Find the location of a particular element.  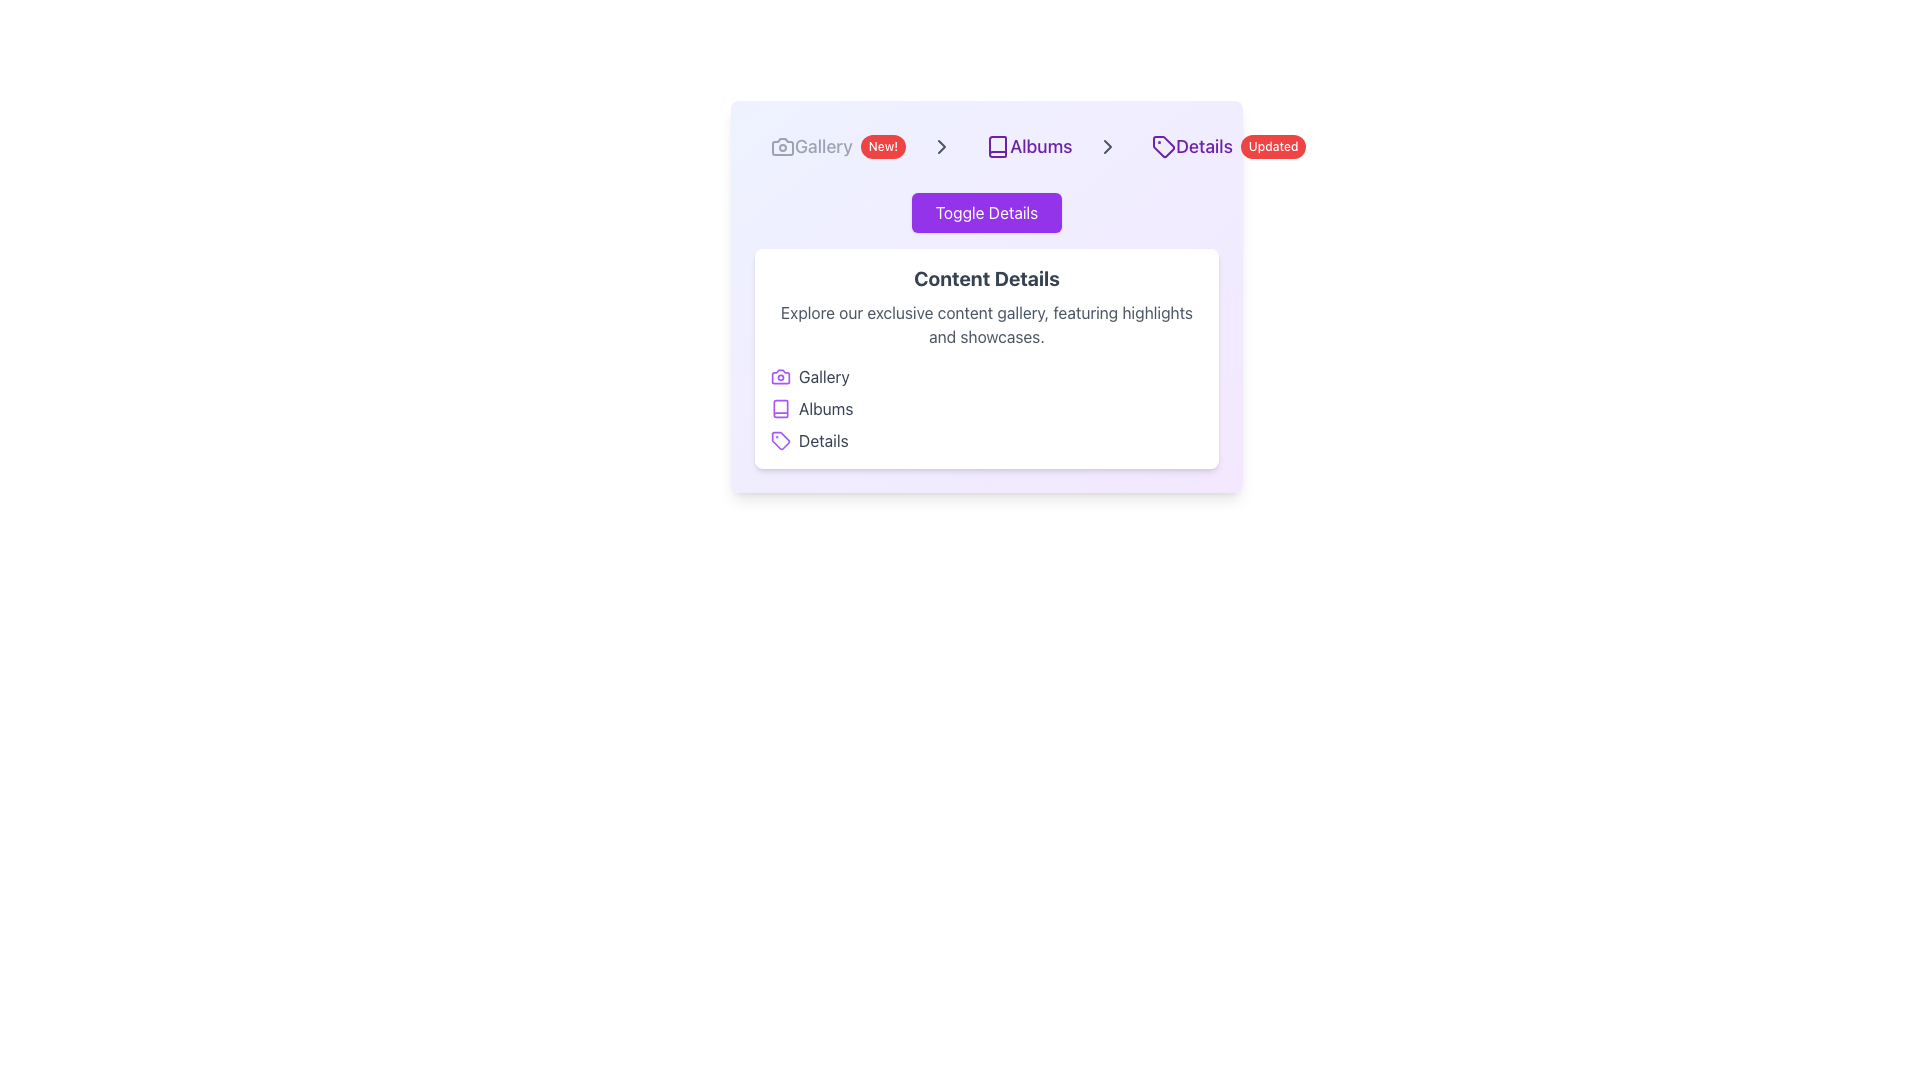

the Albums Icon located in the breadcrumb navigation bar, which visually represents the 'Albums' section next to the text 'Albums' is located at coordinates (998, 145).